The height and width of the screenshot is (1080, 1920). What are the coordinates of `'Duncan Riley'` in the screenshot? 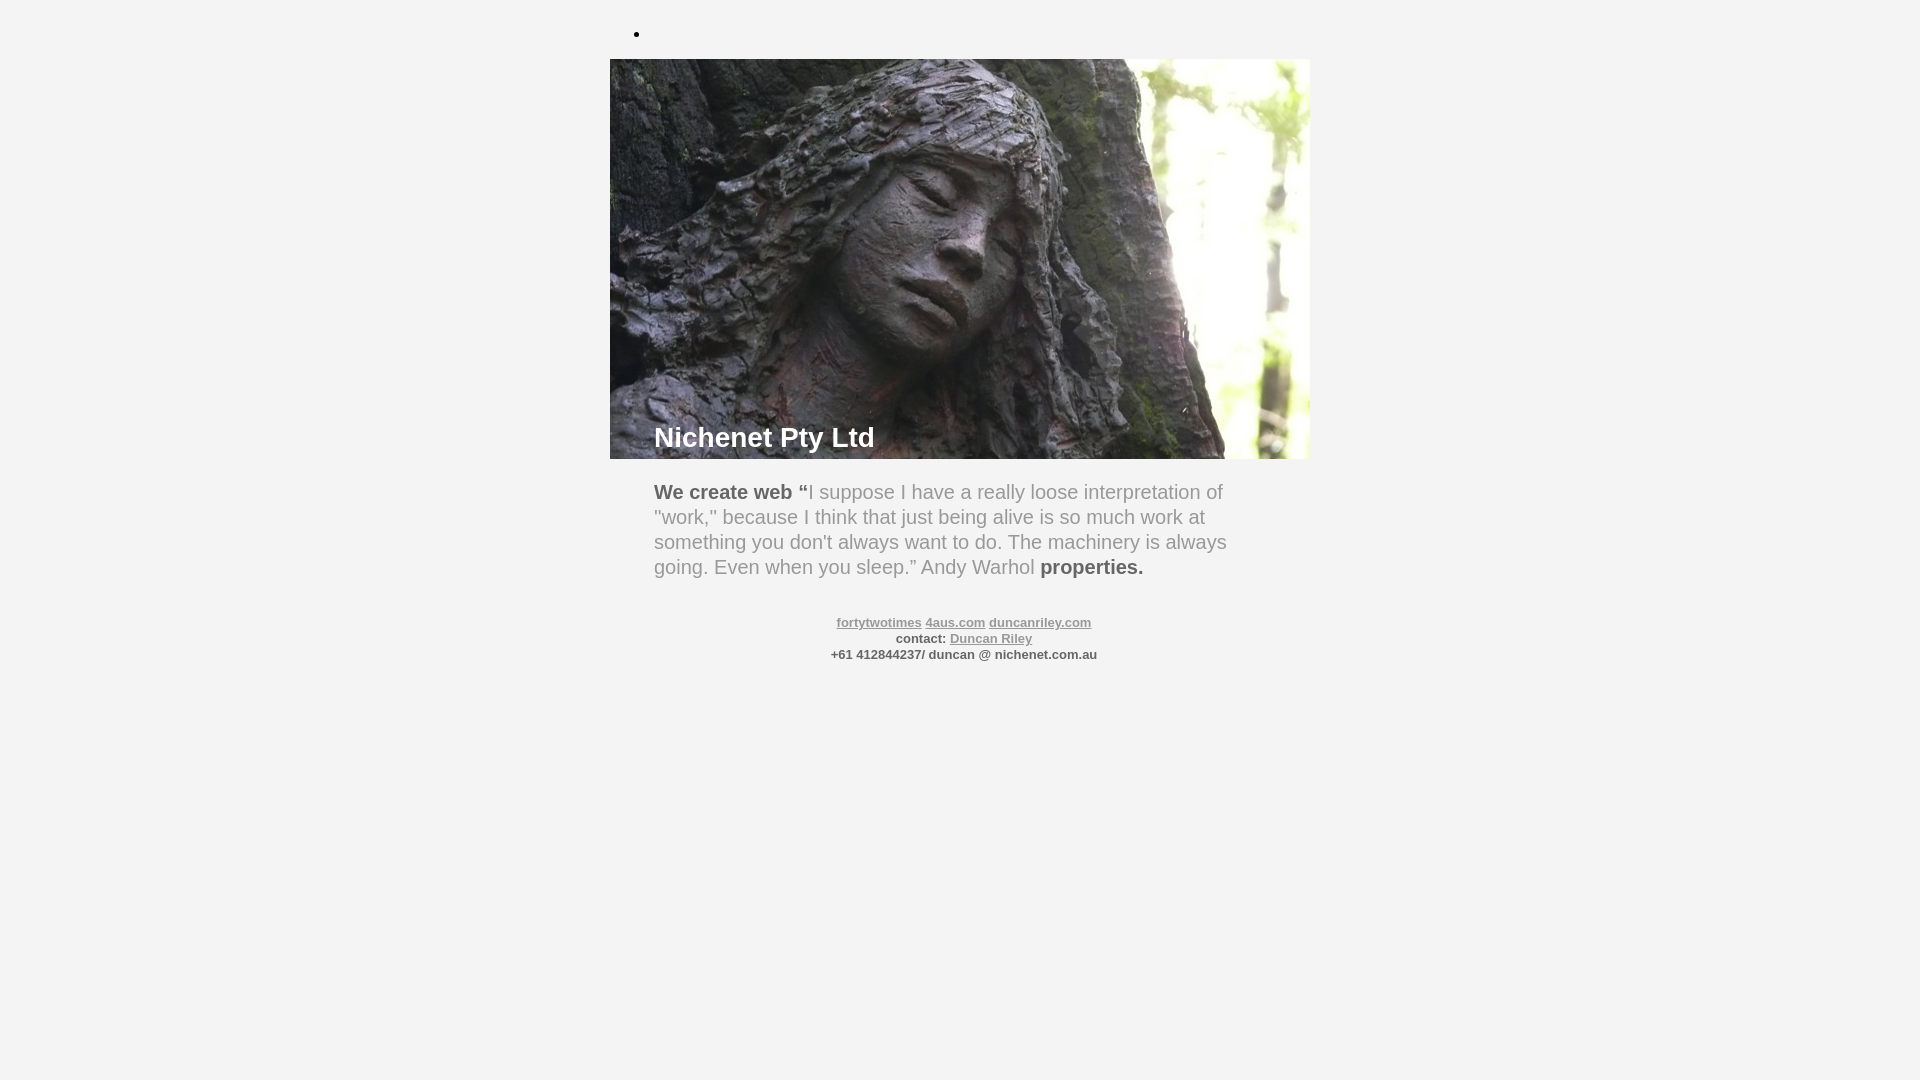 It's located at (990, 638).